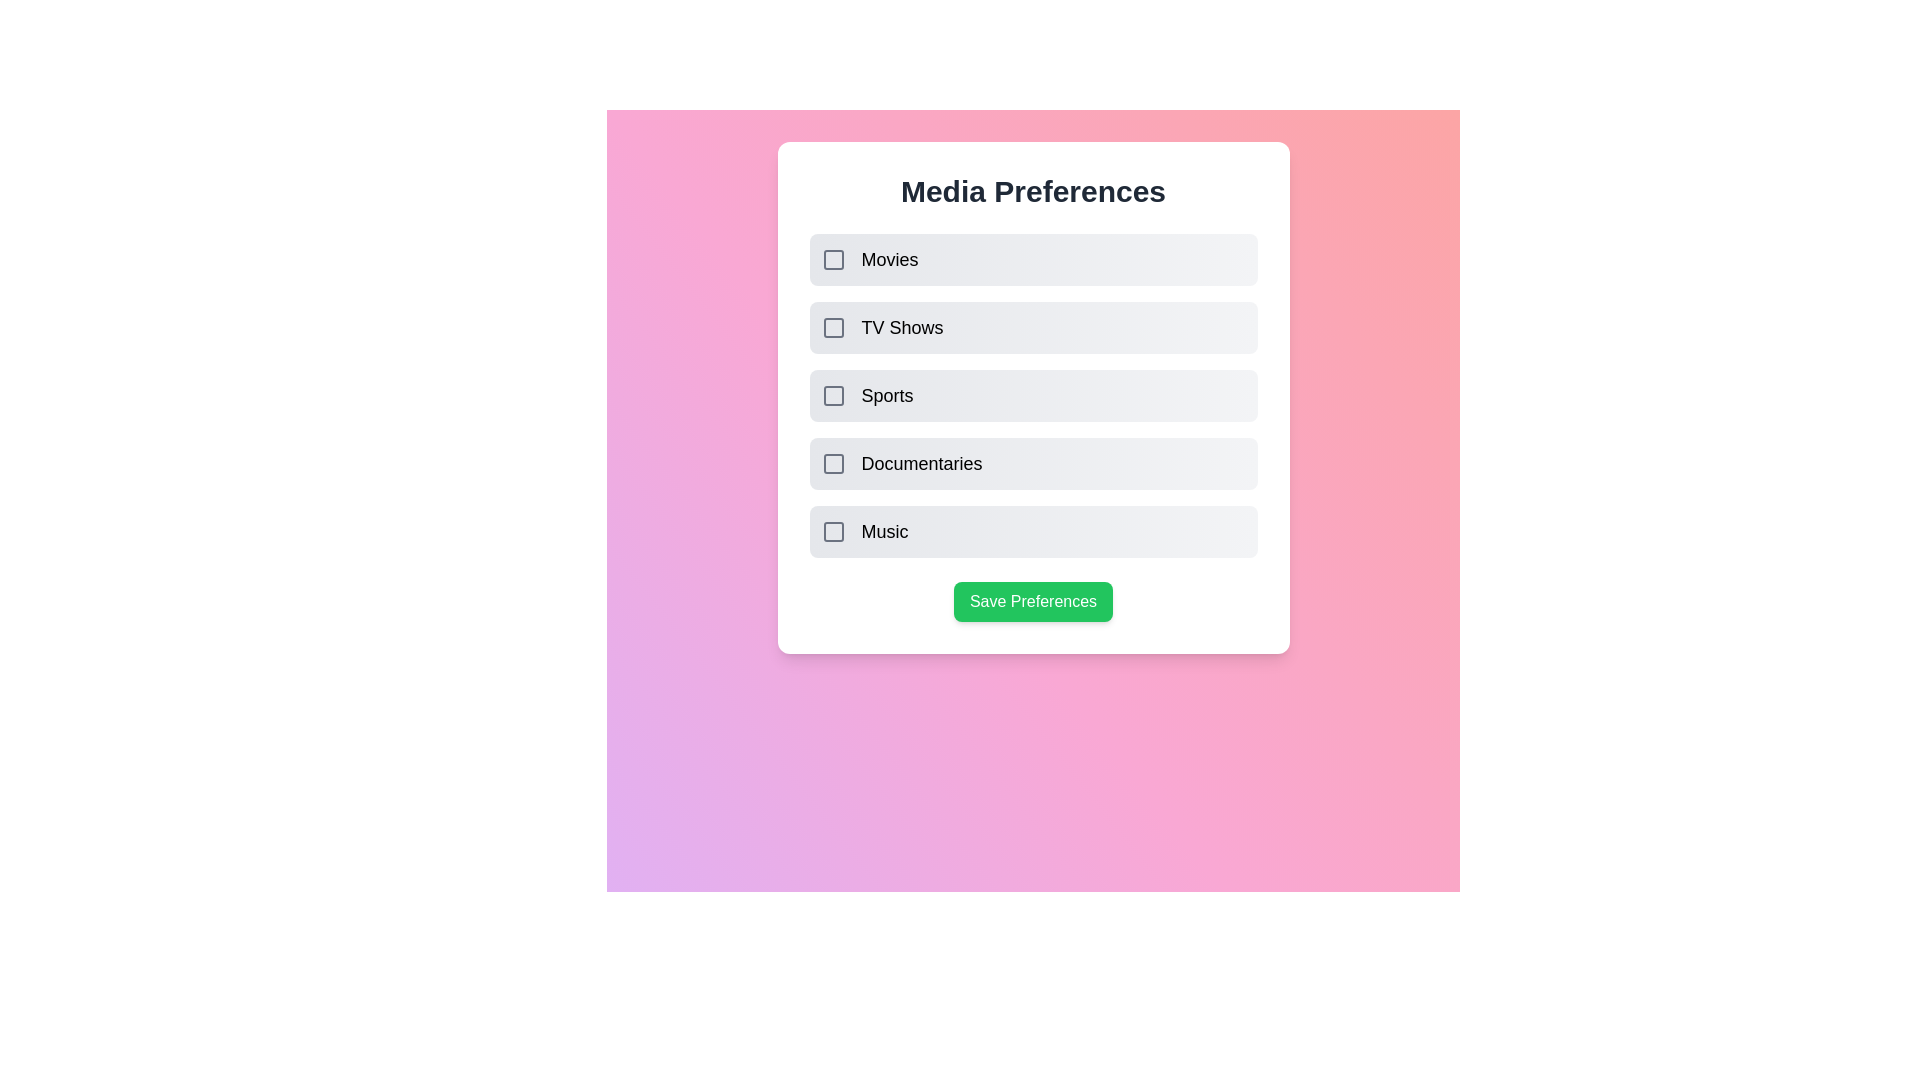  I want to click on the media preference item Sports, so click(833, 396).